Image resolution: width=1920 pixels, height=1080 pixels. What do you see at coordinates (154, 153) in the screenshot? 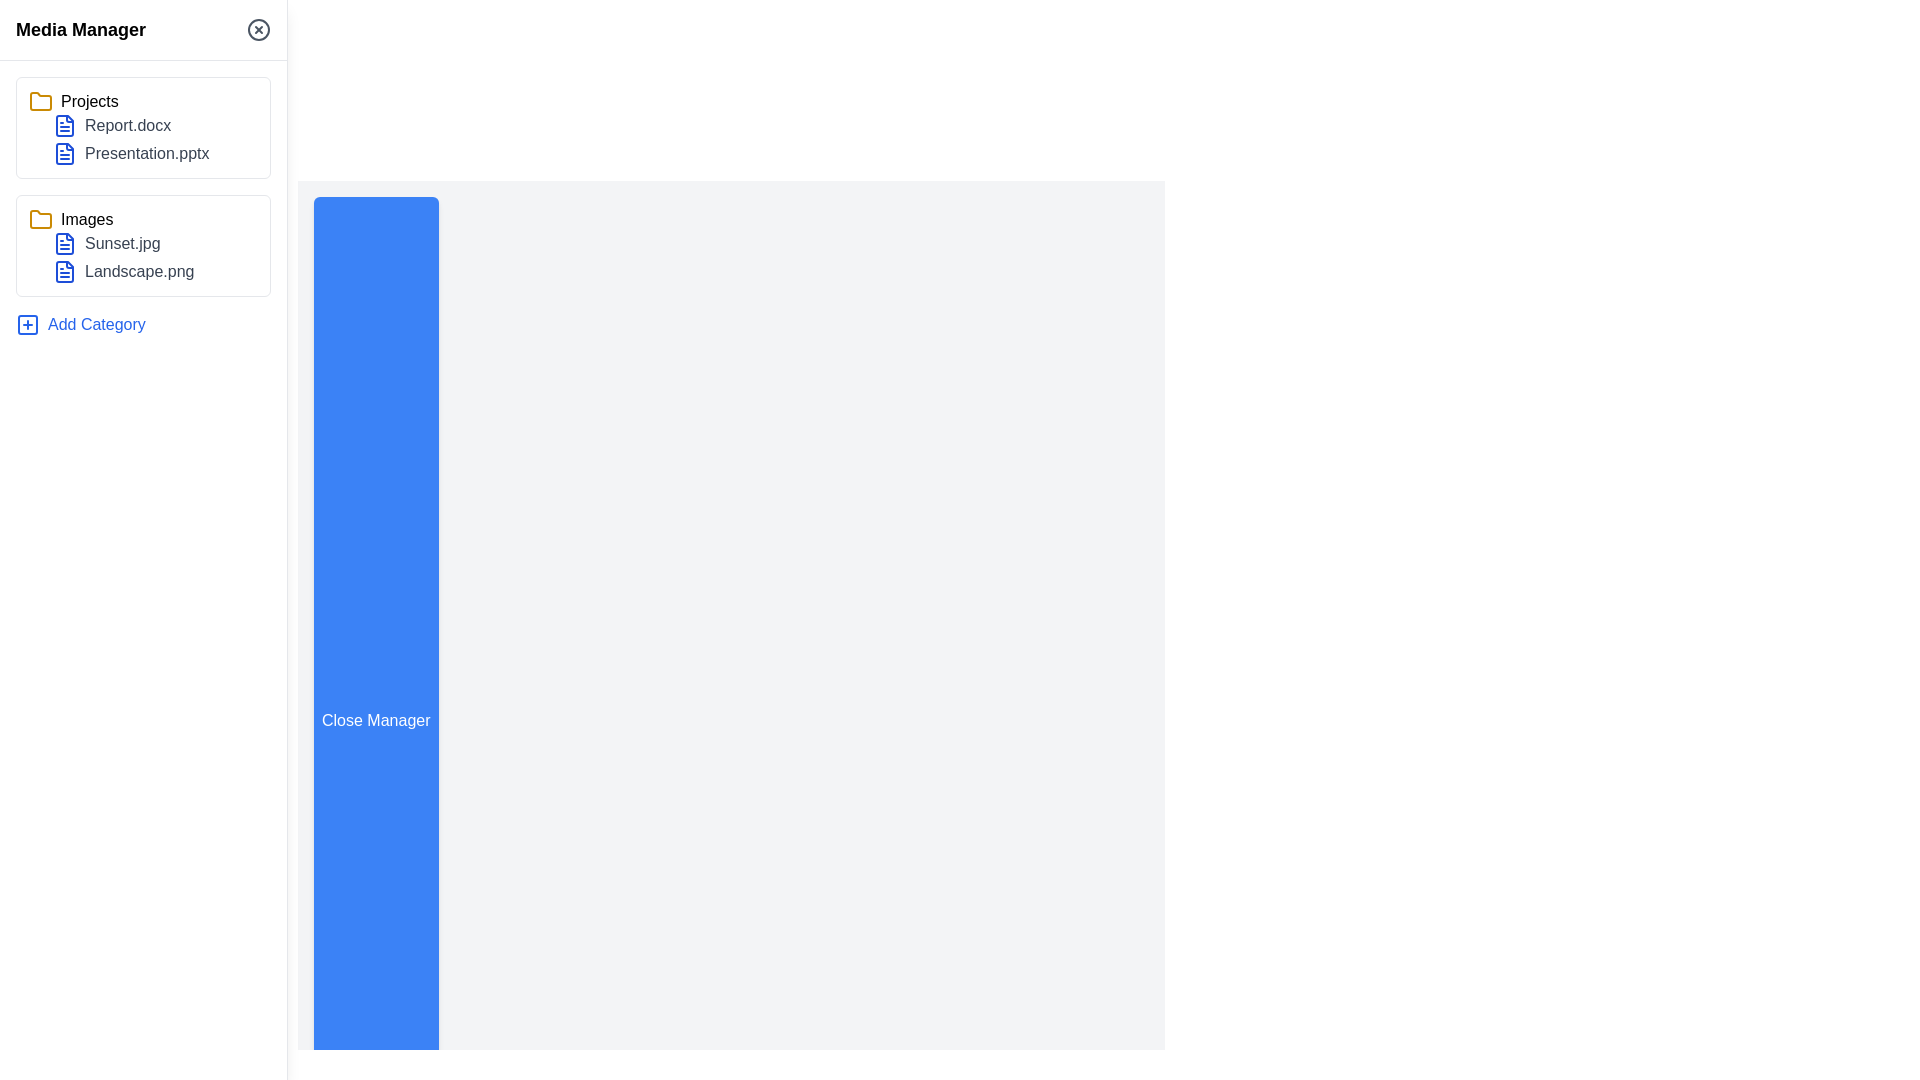
I see `to select the file entry labeled 'Presentation.pptx' which is represented by a blue folder icon and located under the 'Projects' category in the file manager` at bounding box center [154, 153].